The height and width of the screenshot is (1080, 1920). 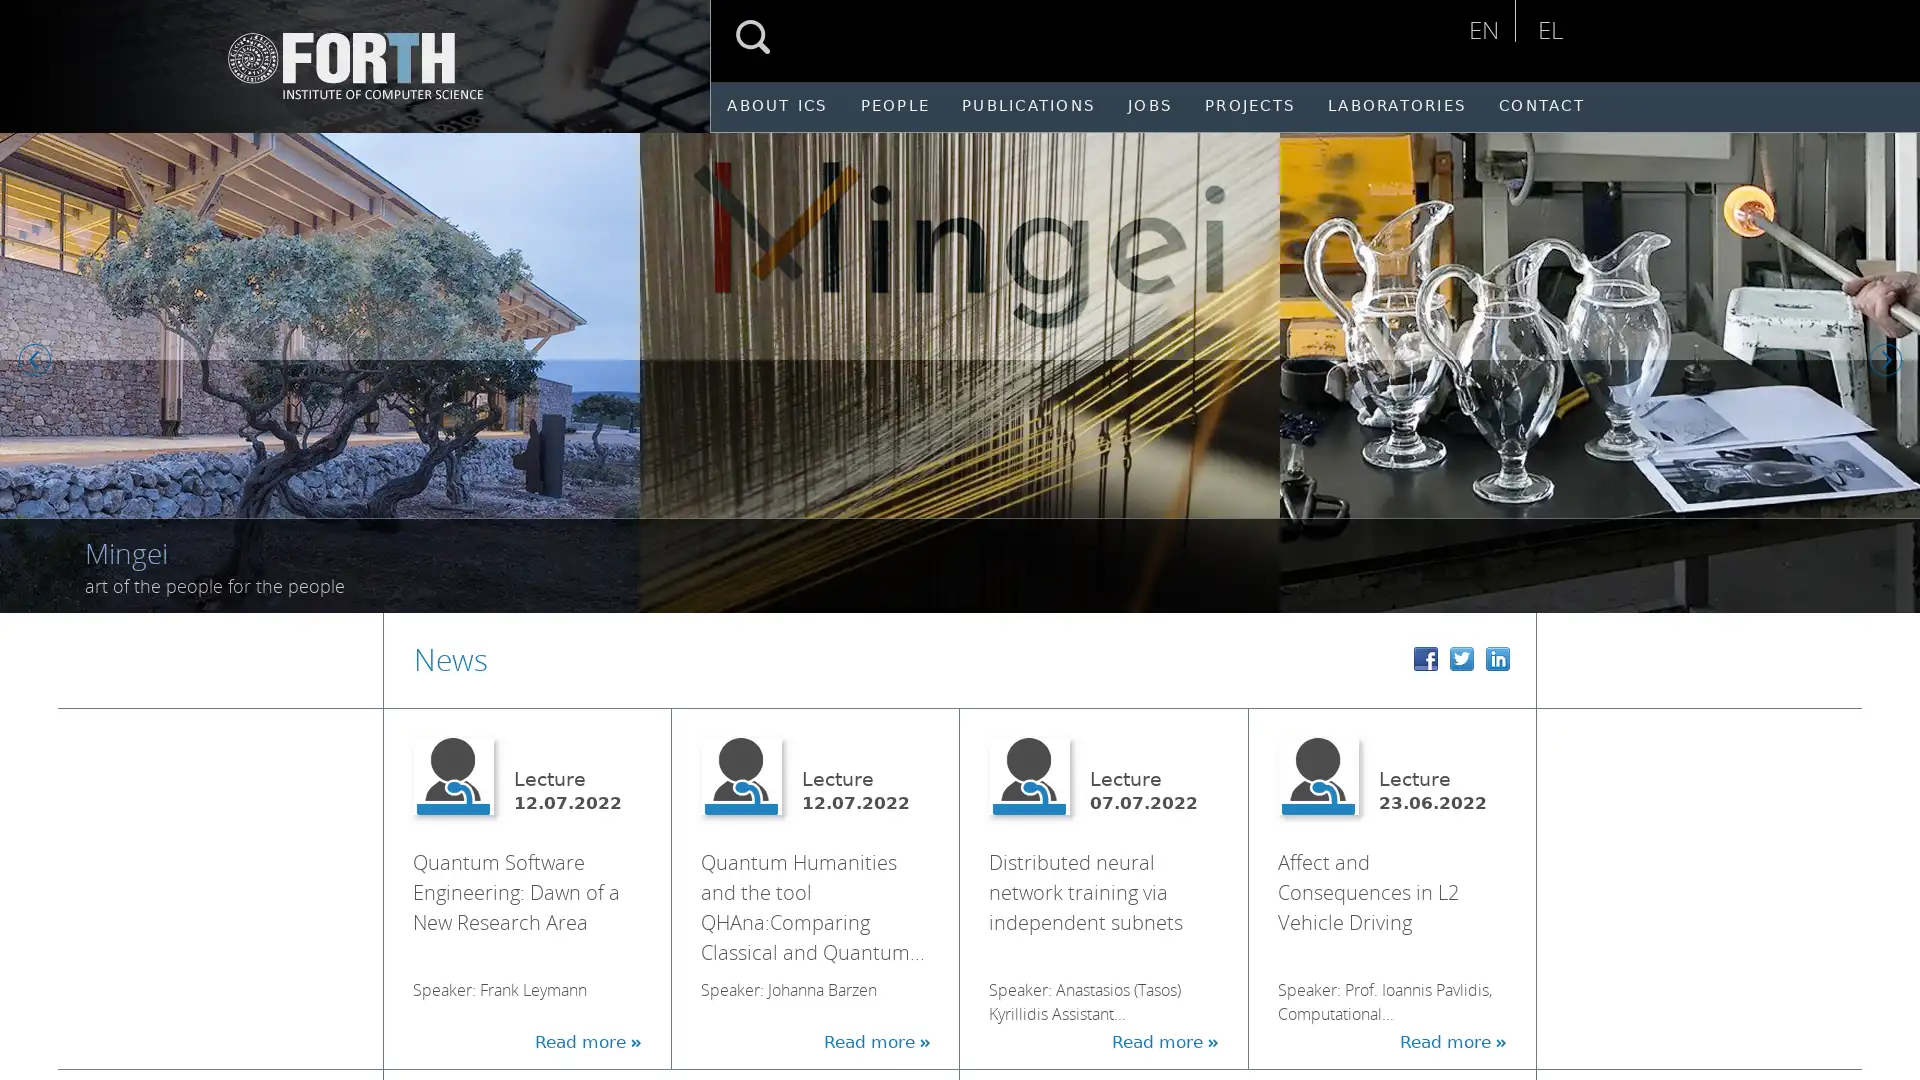 I want to click on visit previous project, so click(x=38, y=361).